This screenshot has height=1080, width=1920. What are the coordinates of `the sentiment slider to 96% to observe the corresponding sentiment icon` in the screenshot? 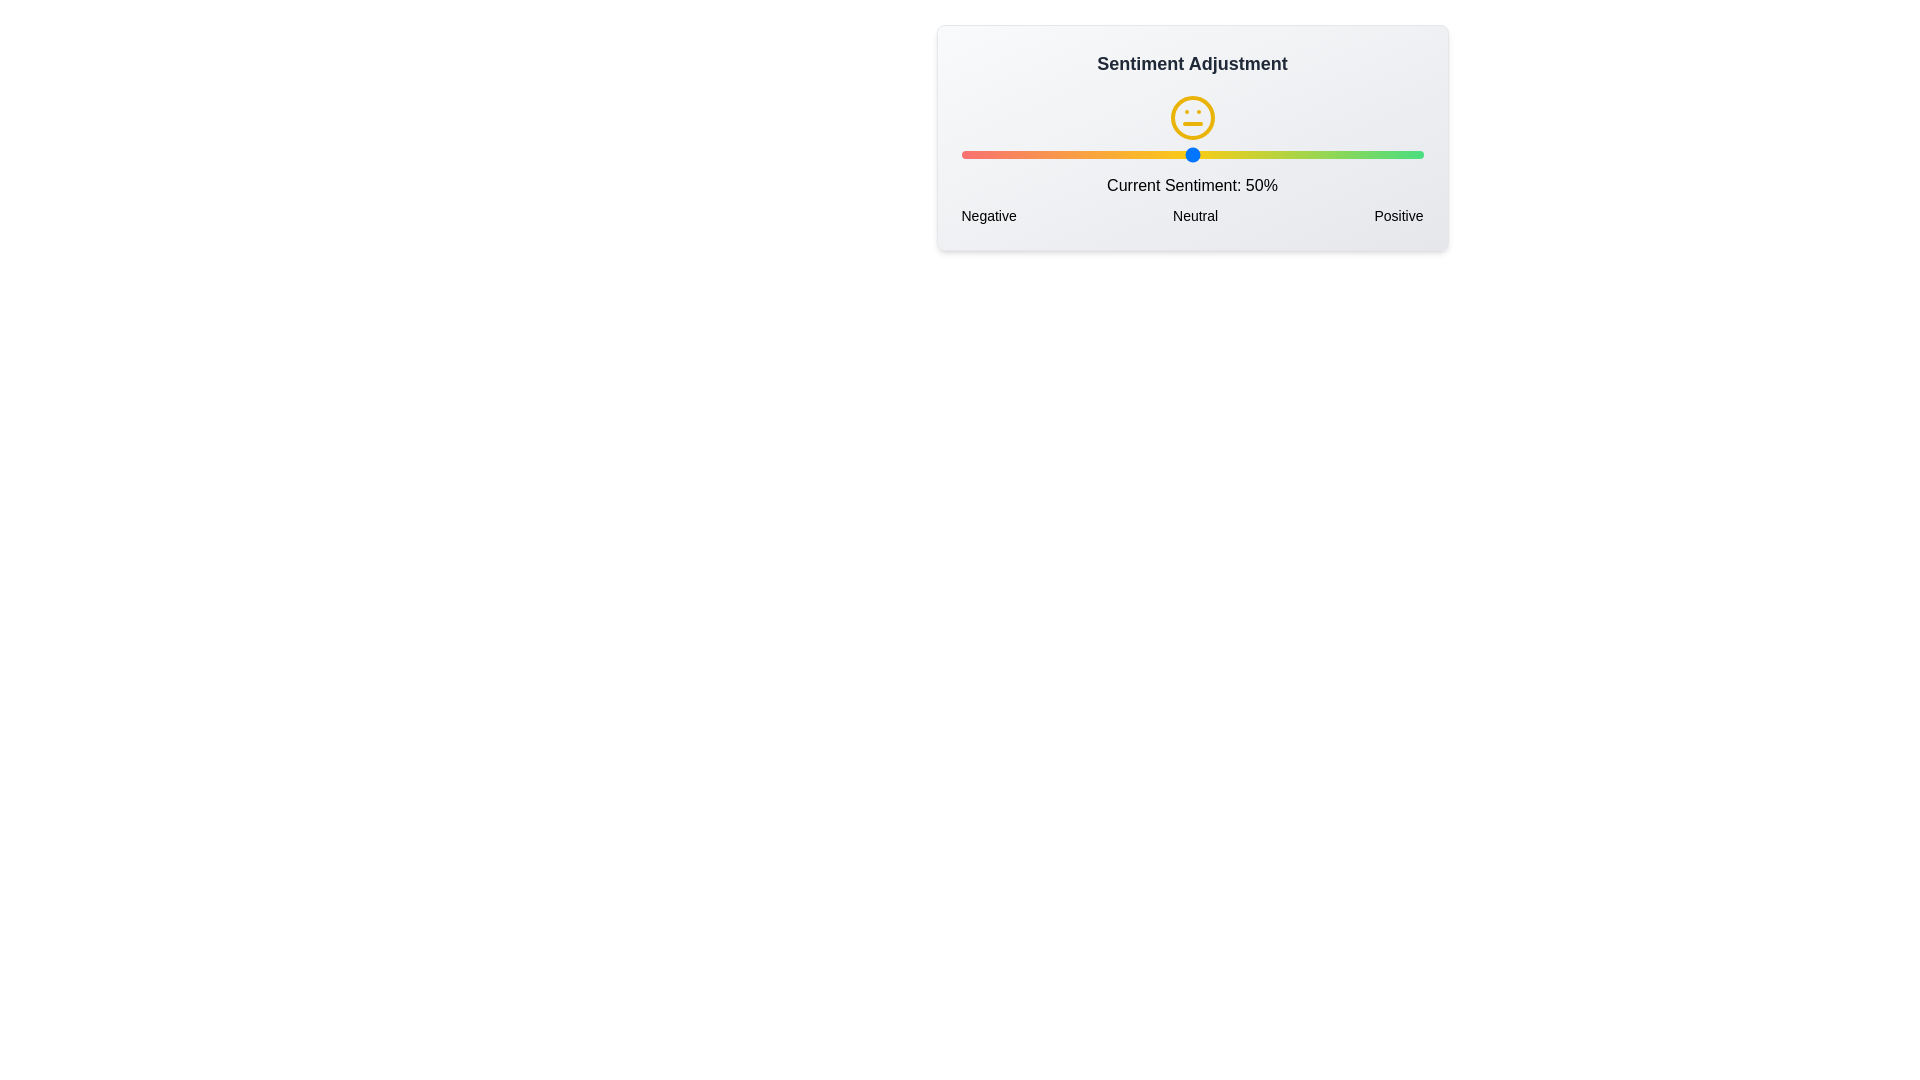 It's located at (1404, 153).